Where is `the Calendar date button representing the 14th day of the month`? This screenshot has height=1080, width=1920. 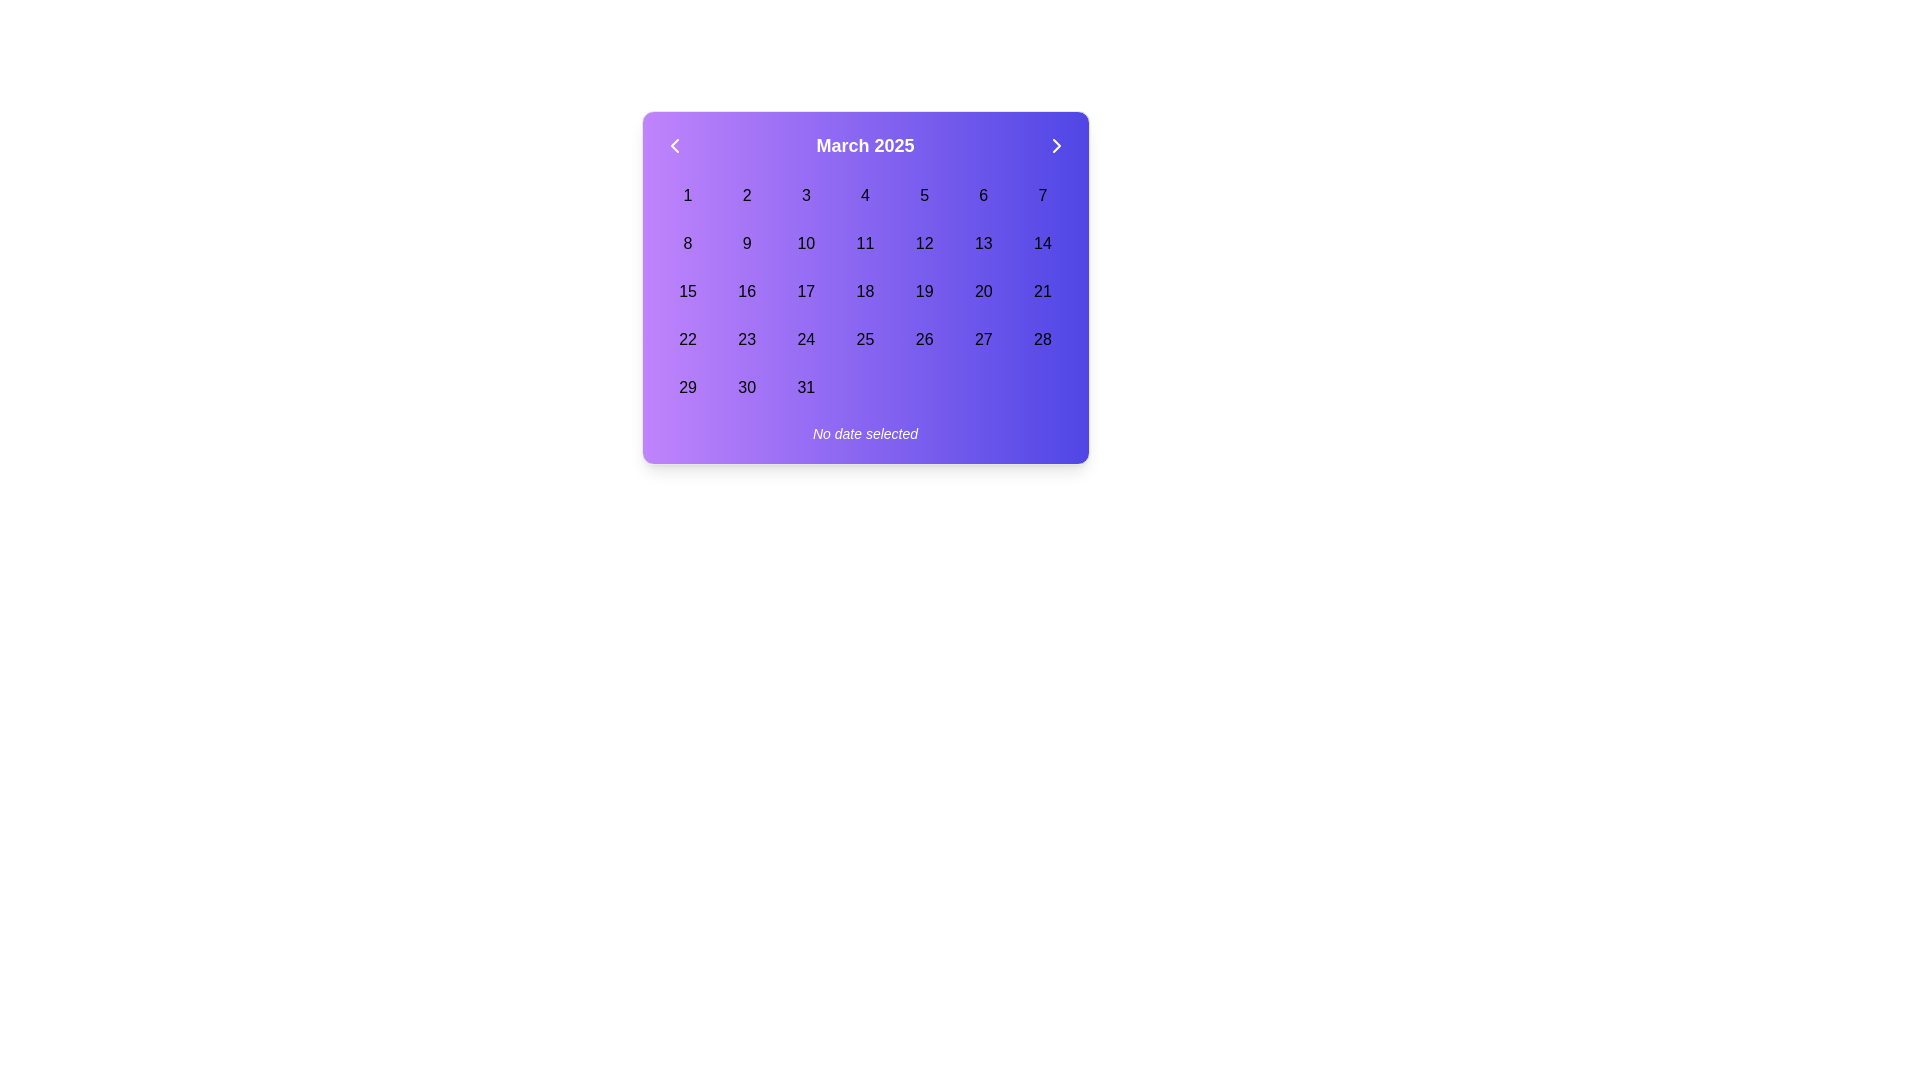 the Calendar date button representing the 14th day of the month is located at coordinates (1041, 242).